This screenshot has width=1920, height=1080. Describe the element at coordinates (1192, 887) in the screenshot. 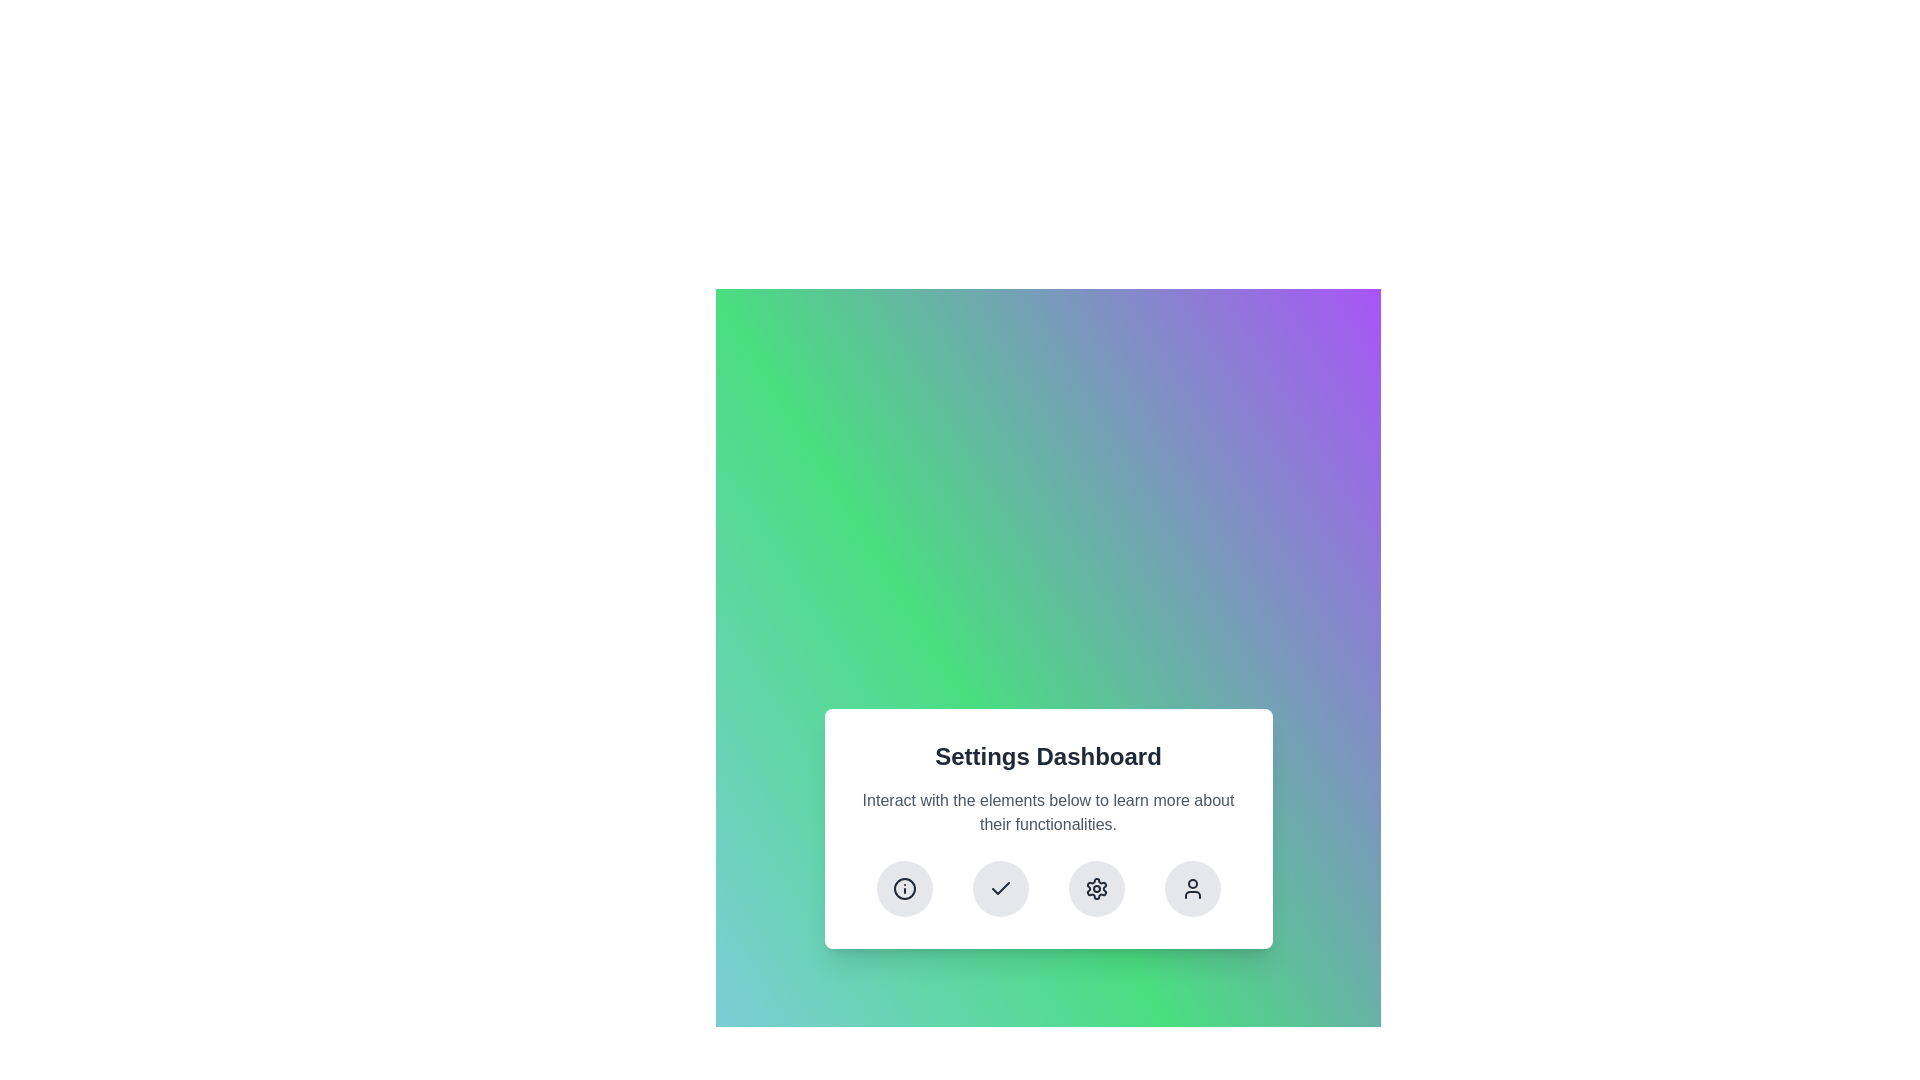

I see `the circular button with a user silhouette icon, which is the fourth button in a horizontally aligned group within a white card component` at that location.